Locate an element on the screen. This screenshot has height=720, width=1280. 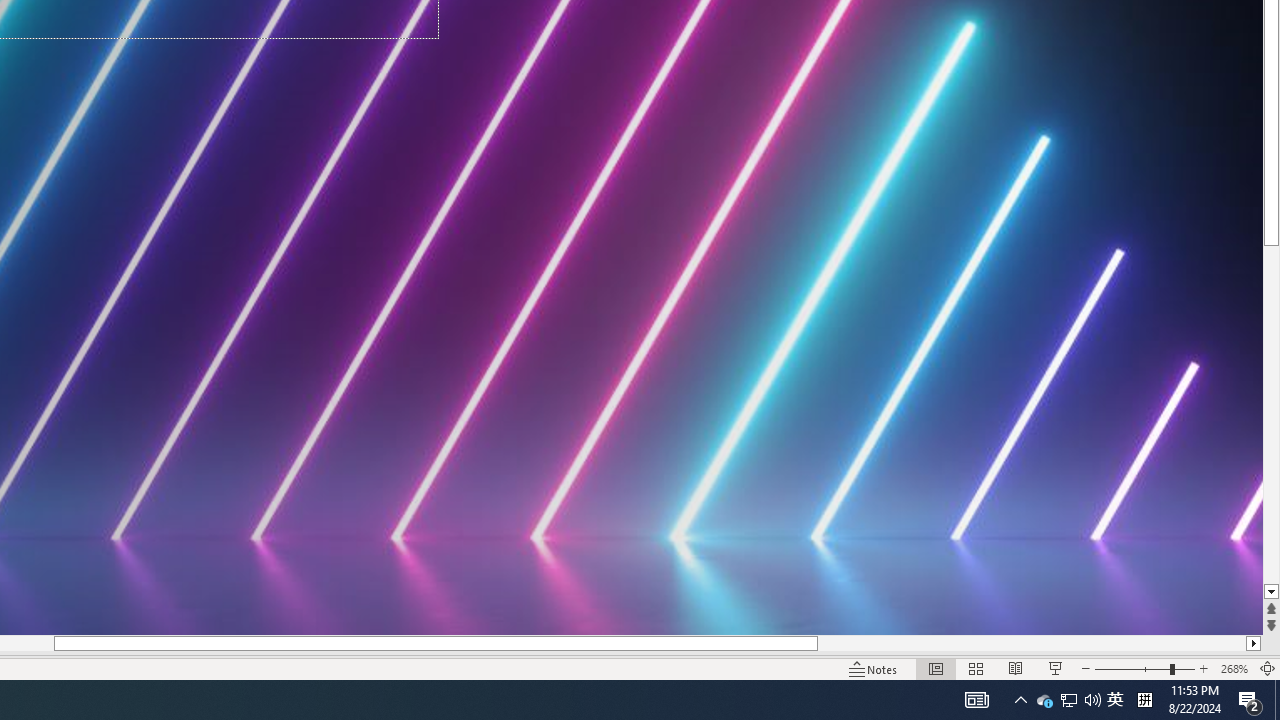
'Zoom' is located at coordinates (1144, 669).